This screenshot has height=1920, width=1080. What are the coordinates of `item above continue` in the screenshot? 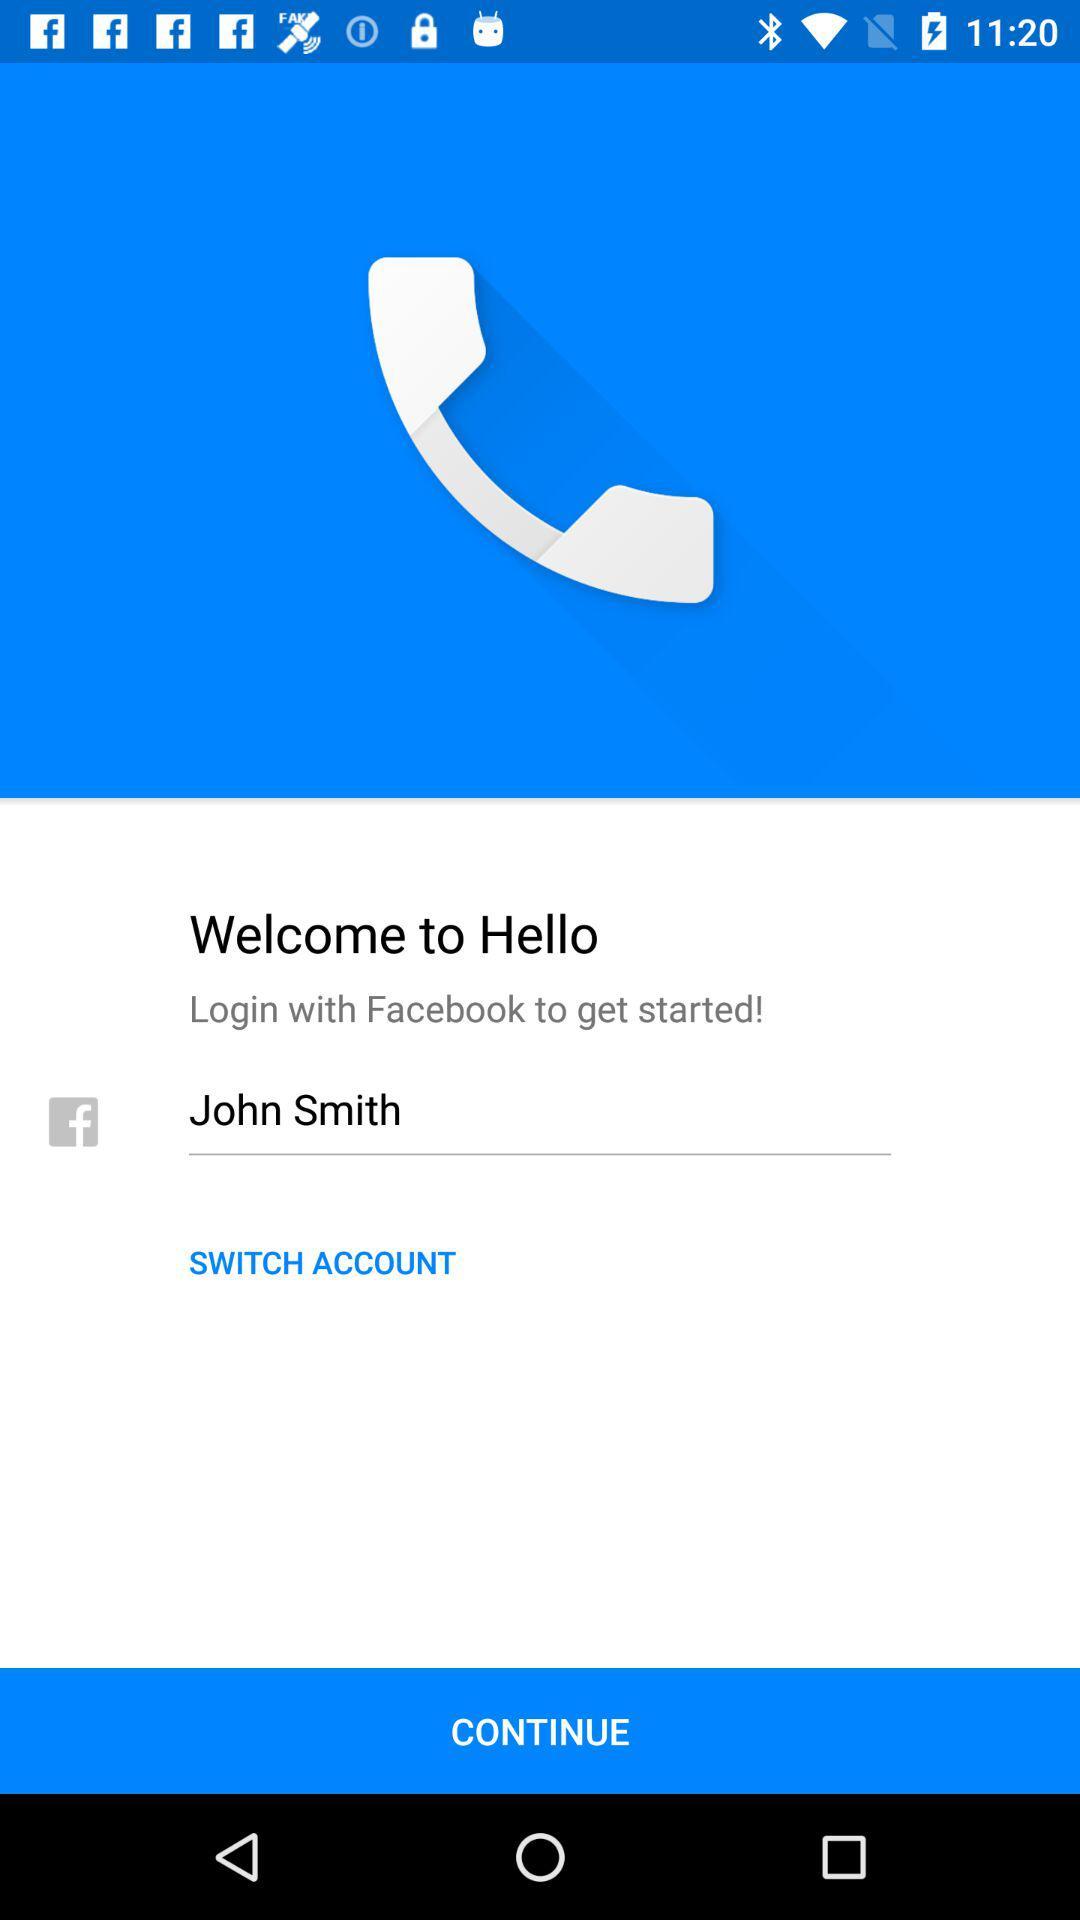 It's located at (540, 1260).